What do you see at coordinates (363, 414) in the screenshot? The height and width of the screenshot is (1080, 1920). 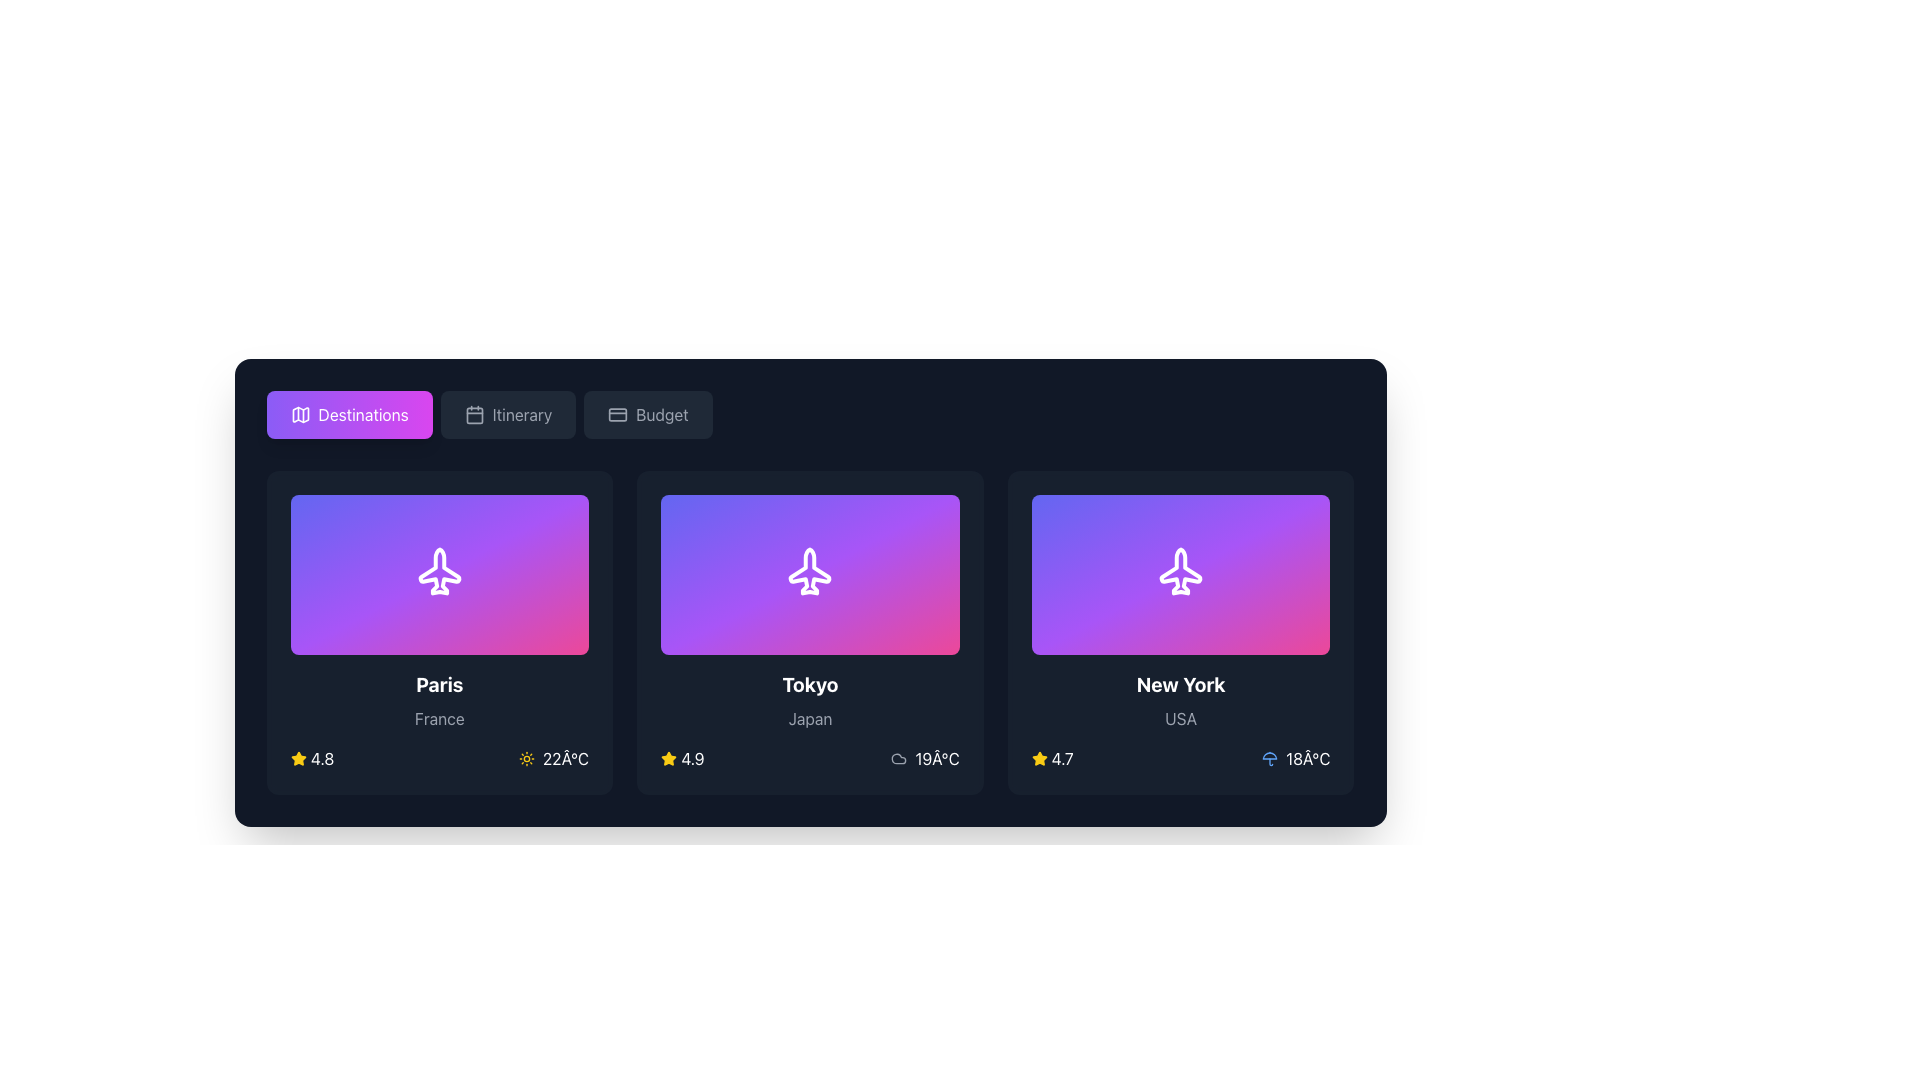 I see `the text label displaying 'Destinations', which has a gradient background and is located in the upper-left region of the application interface` at bounding box center [363, 414].